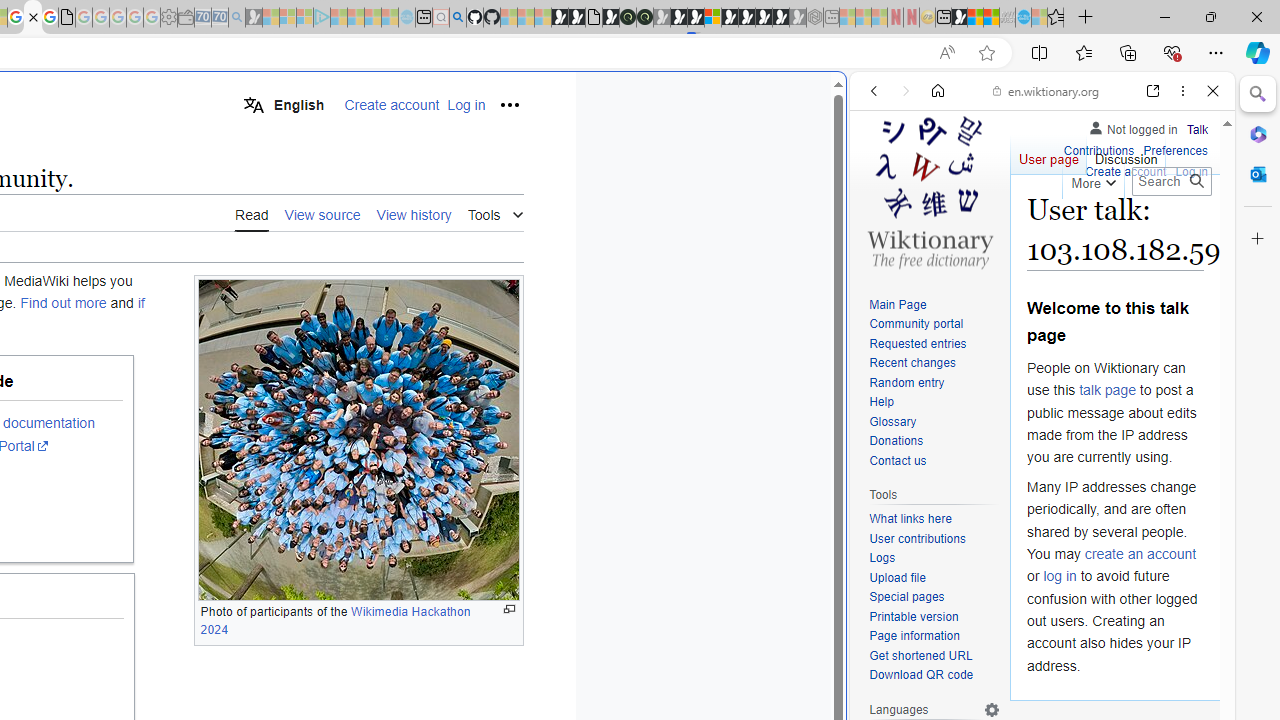 Image resolution: width=1280 pixels, height=720 pixels. Describe the element at coordinates (413, 214) in the screenshot. I see `'View history'` at that location.